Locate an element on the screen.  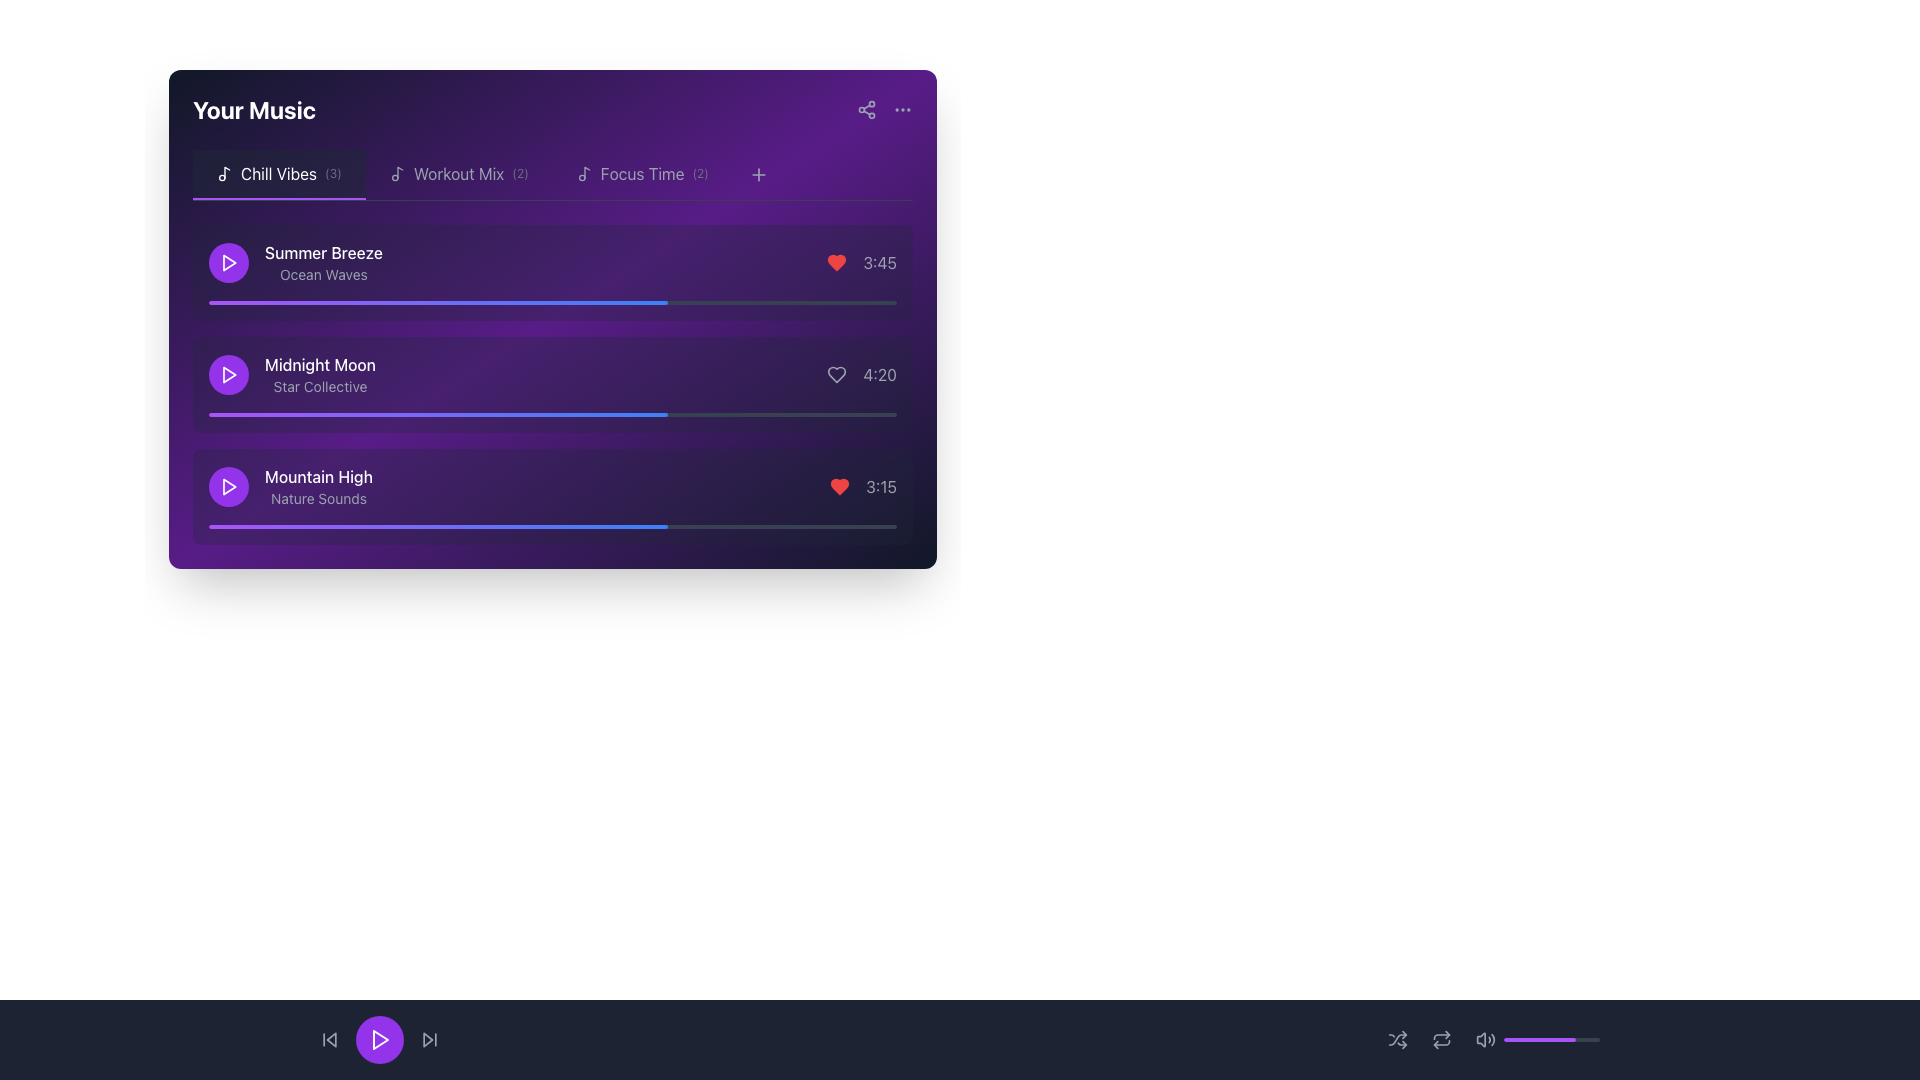
the text label displaying 'Star Collective', which is located below the title 'Midnight Moon' in the 'Your Music' section is located at coordinates (320, 386).